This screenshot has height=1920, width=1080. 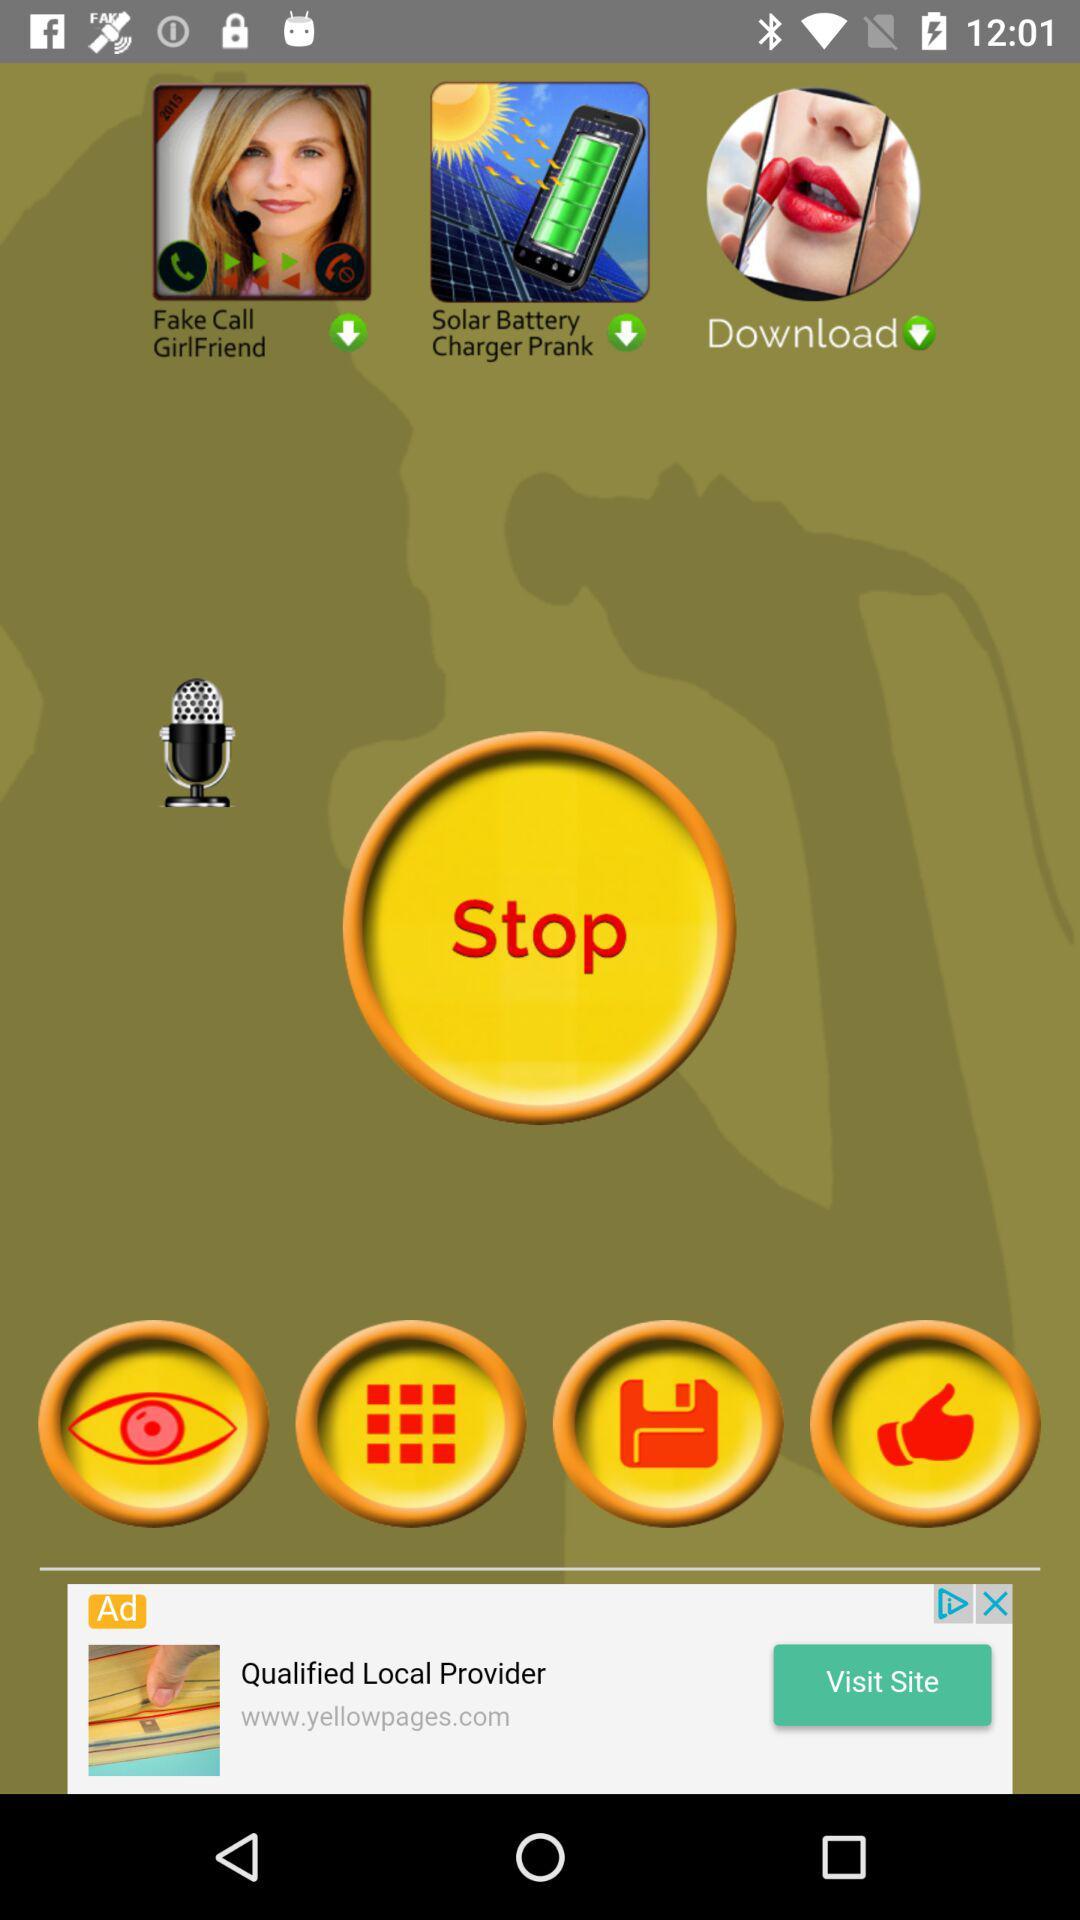 I want to click on advertisement, so click(x=540, y=1688).